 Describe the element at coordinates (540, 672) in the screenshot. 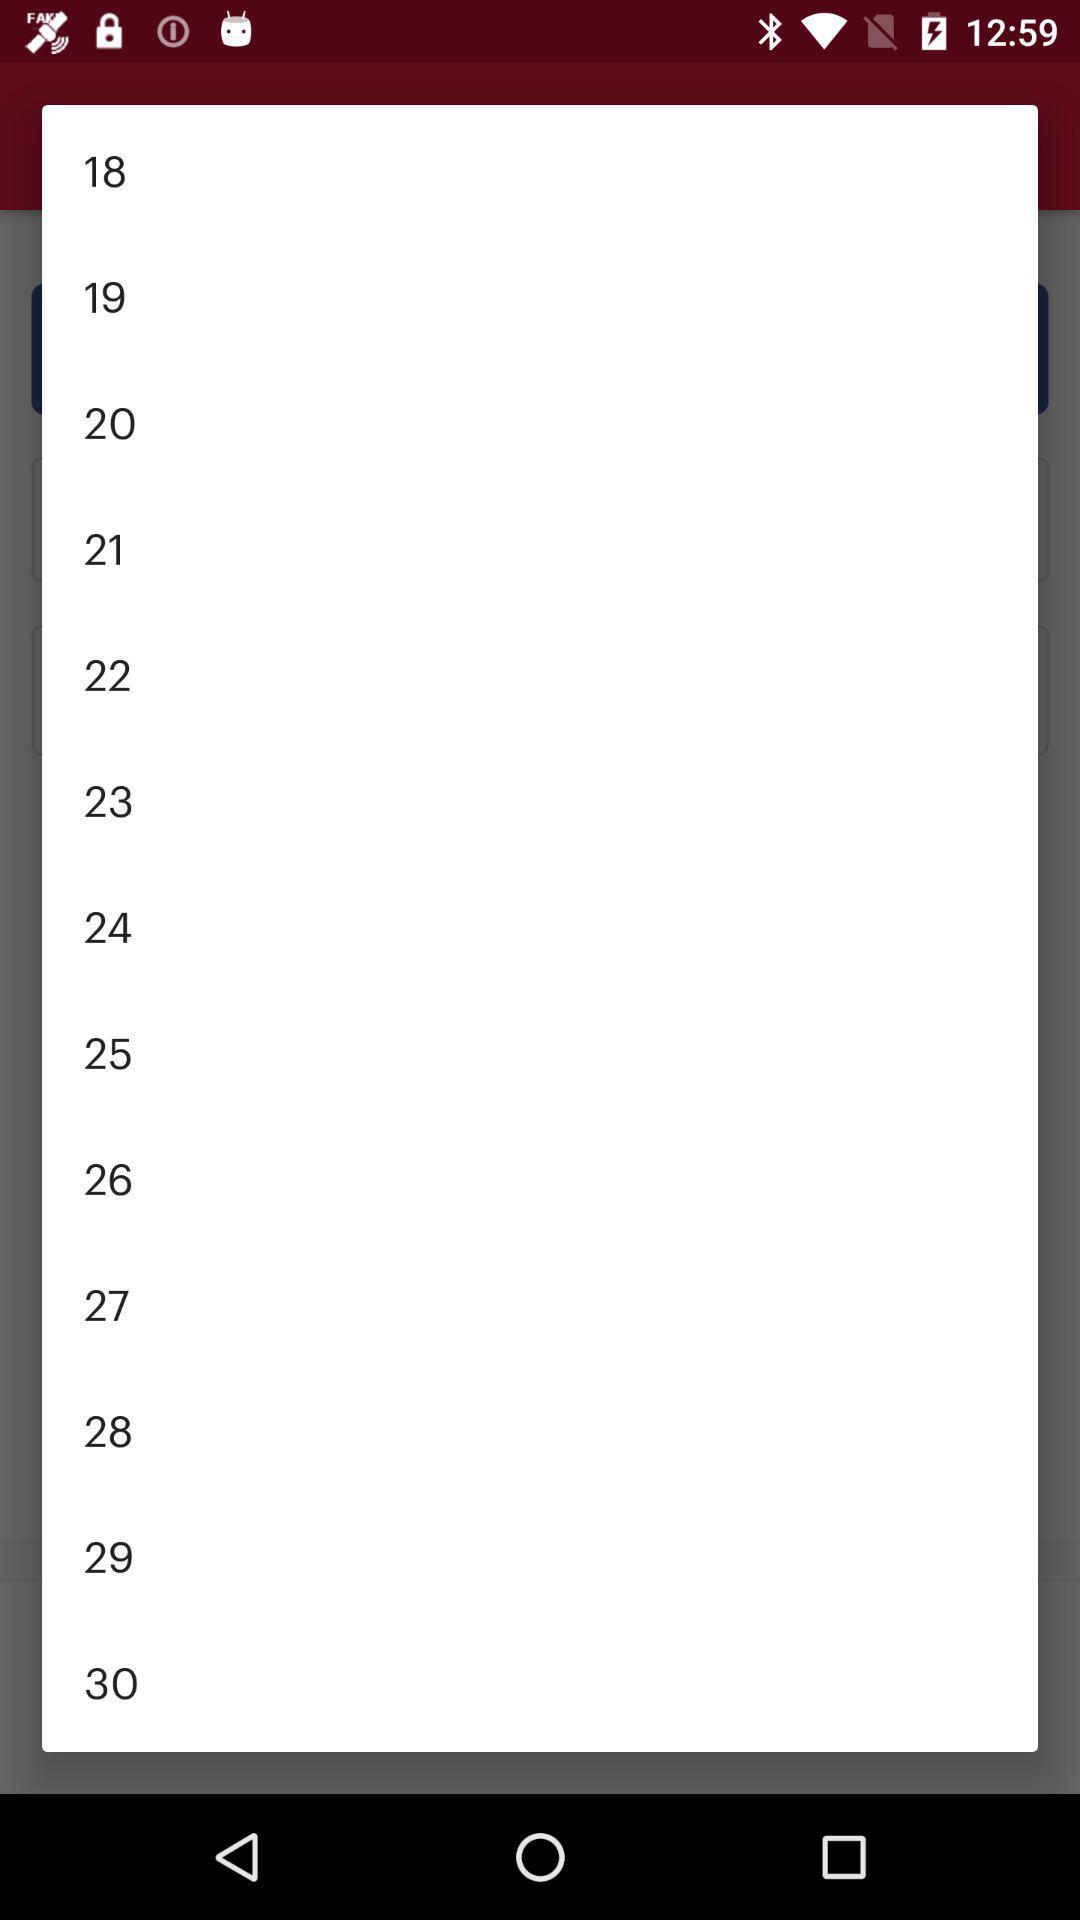

I see `the 22 item` at that location.